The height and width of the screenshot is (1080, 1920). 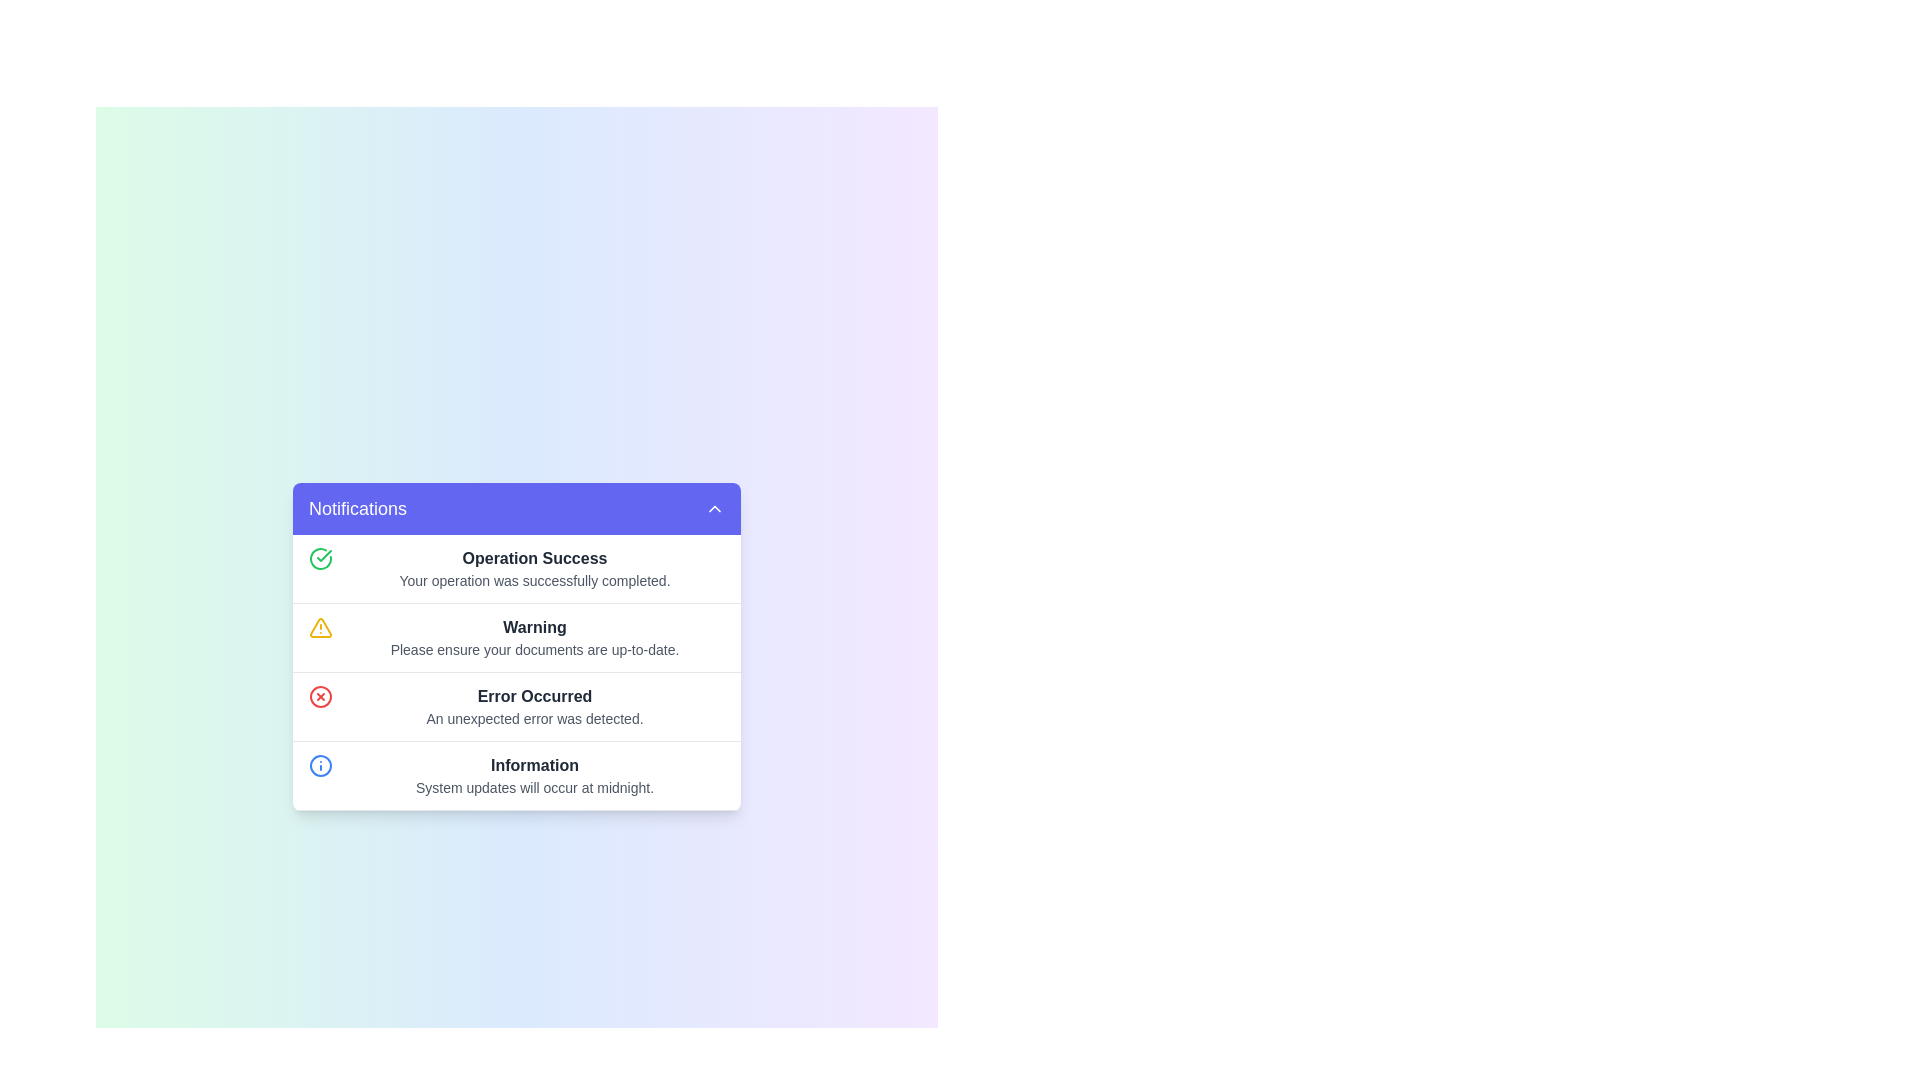 I want to click on the green circular icon that represents the checkmark in the 'Operation Success' notification, which is the first icon on the left in the notification list, so click(x=324, y=555).